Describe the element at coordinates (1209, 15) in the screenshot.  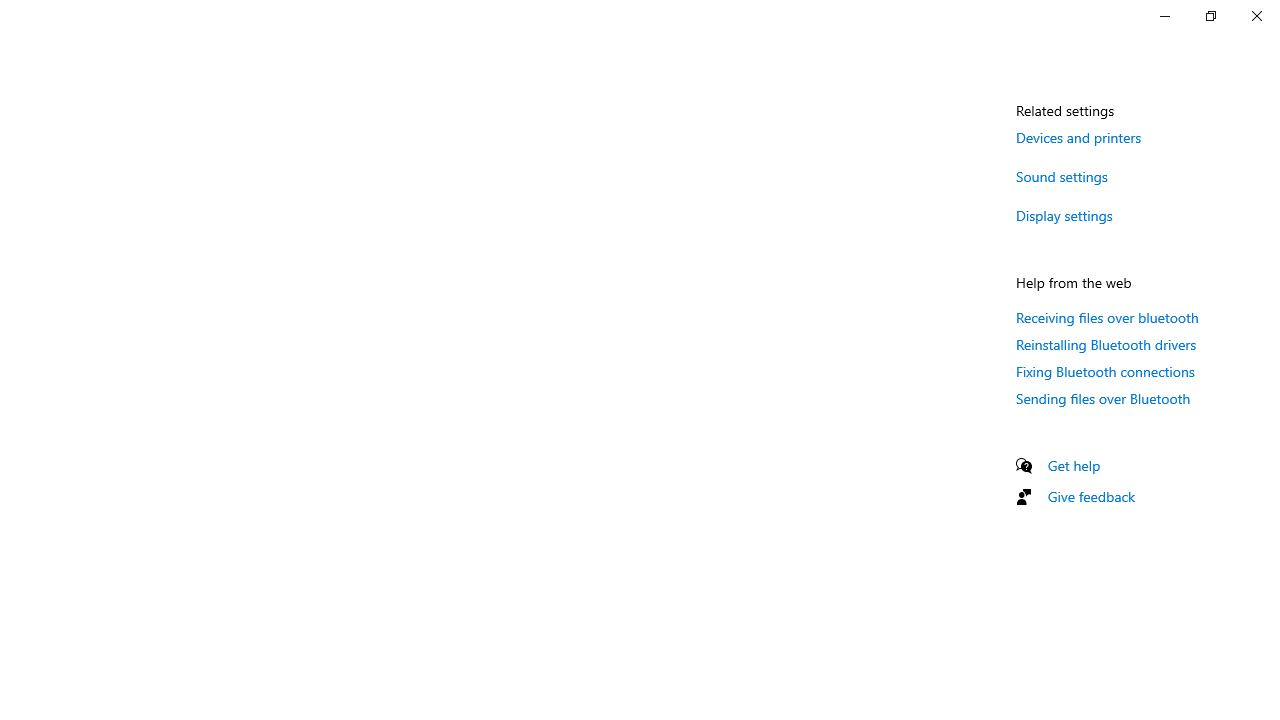
I see `'Restore Settings'` at that location.